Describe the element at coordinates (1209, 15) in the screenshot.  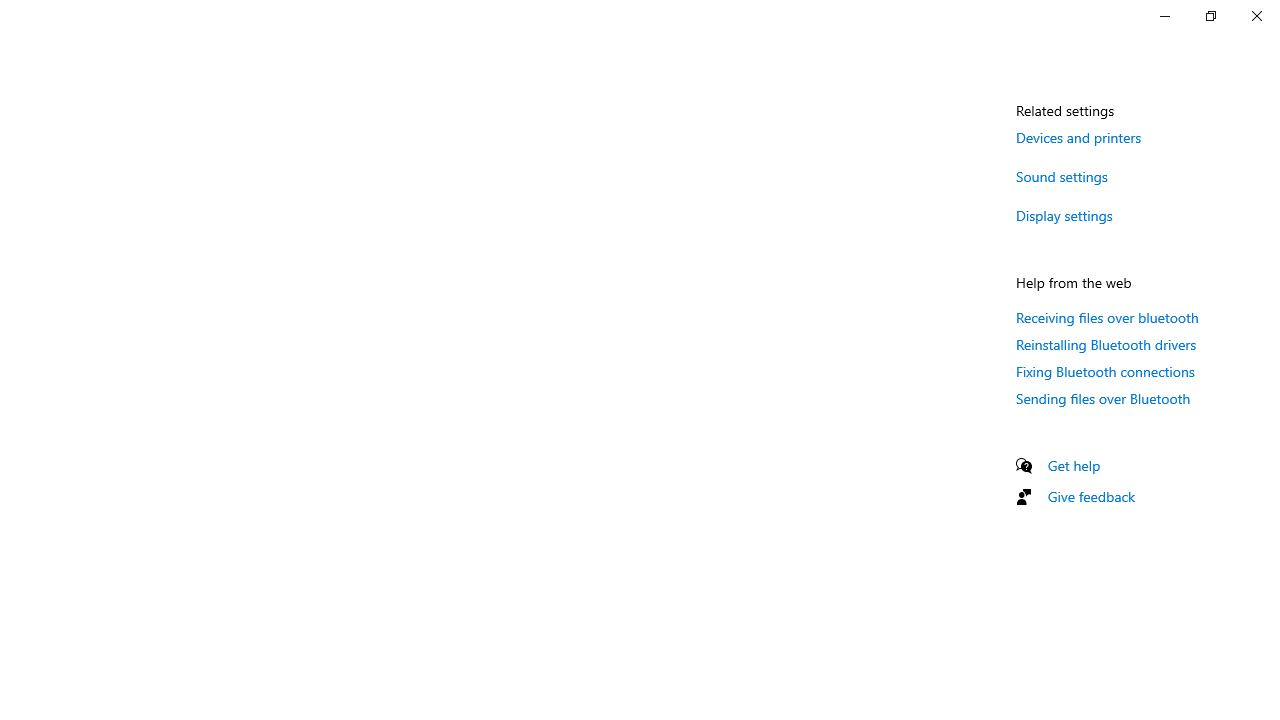
I see `'Restore Settings'` at that location.